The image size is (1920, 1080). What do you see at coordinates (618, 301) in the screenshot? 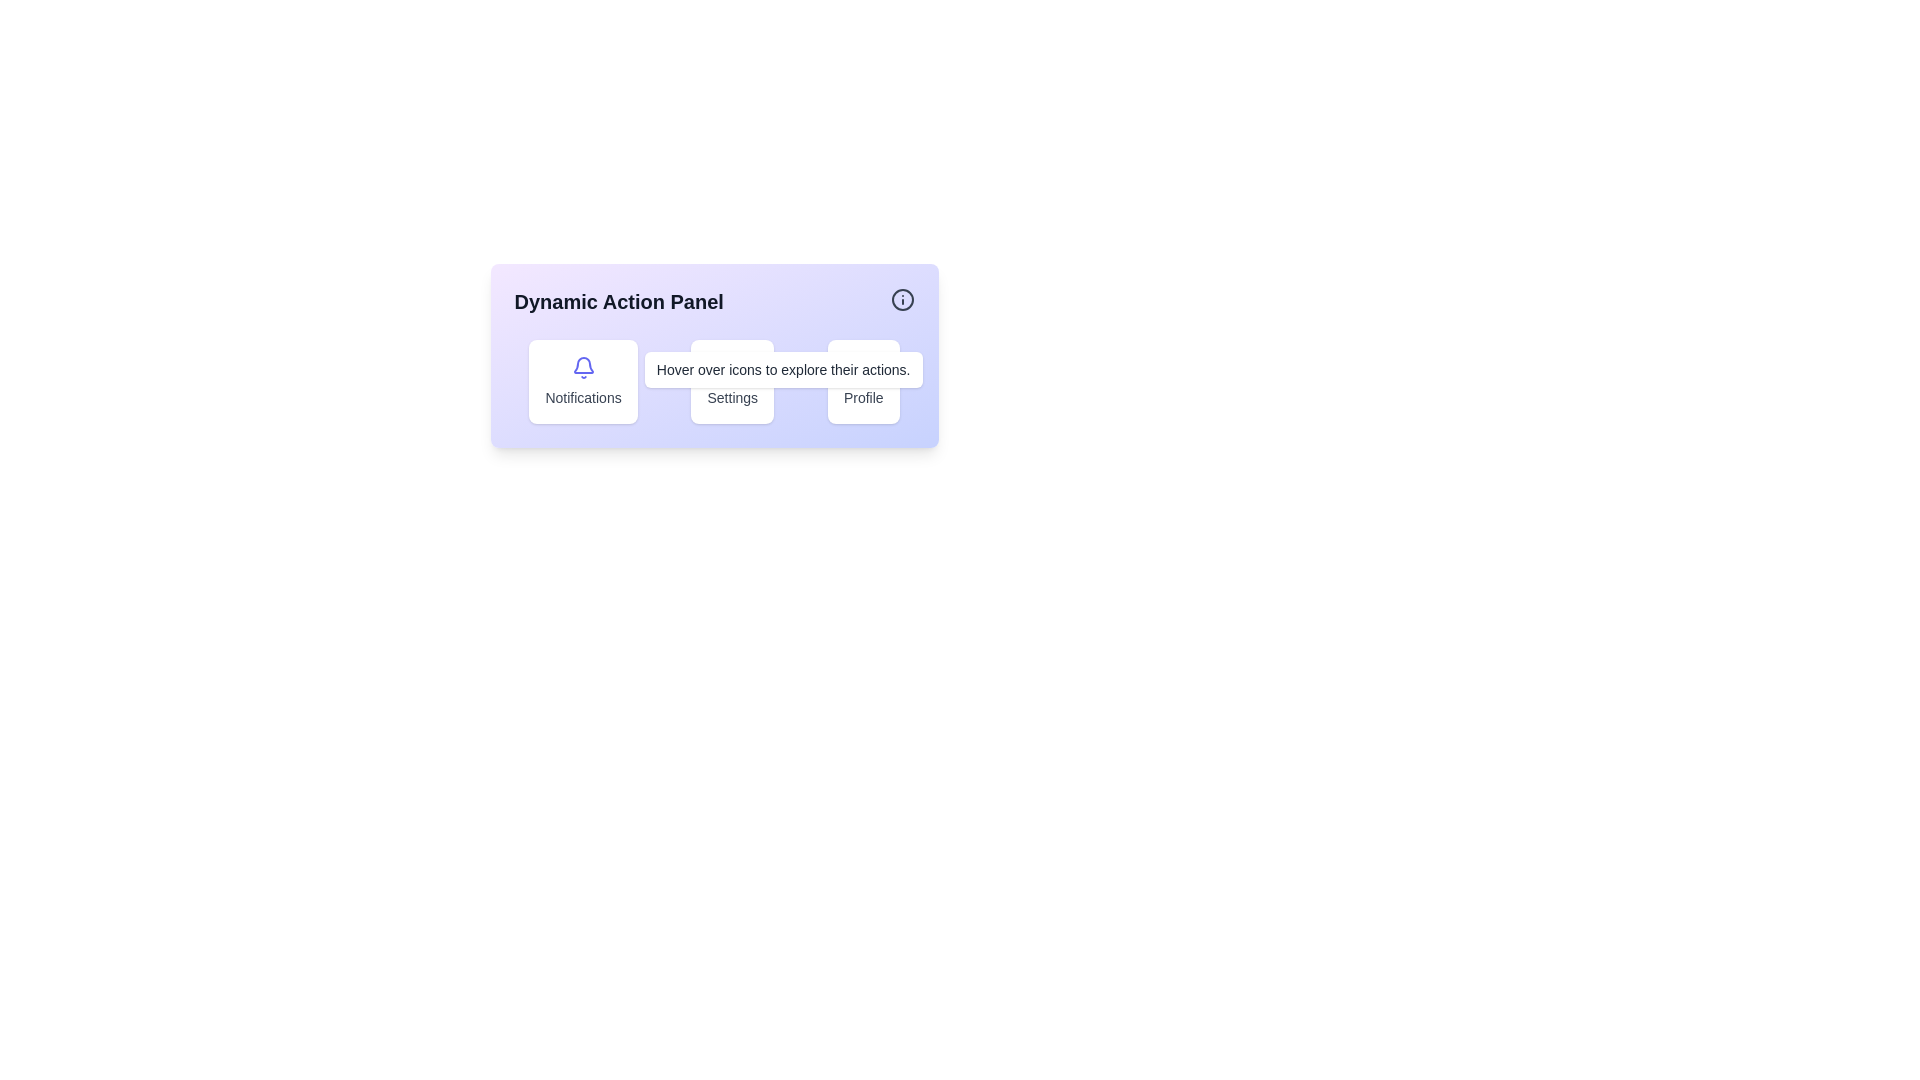
I see `the text label that serves as a header or title for the associated panel` at bounding box center [618, 301].